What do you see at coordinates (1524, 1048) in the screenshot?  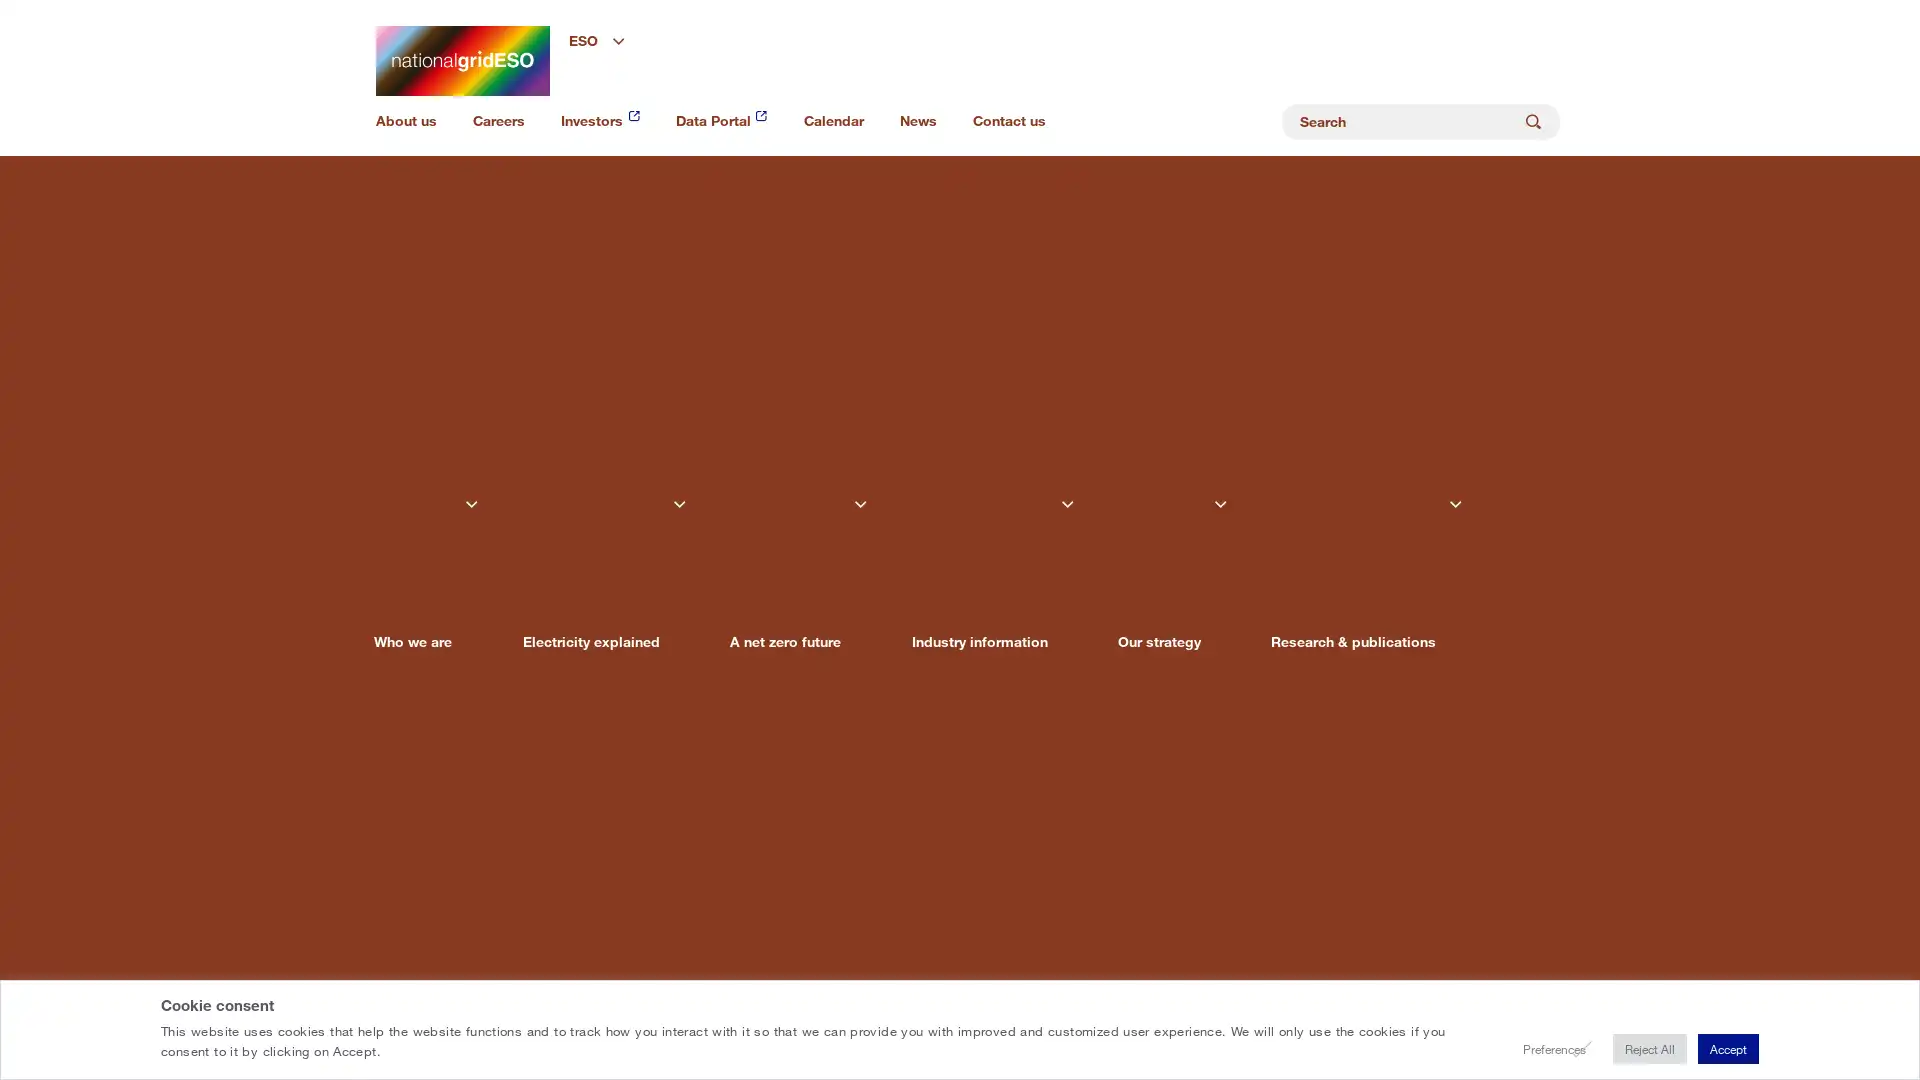 I see `Preferences` at bounding box center [1524, 1048].